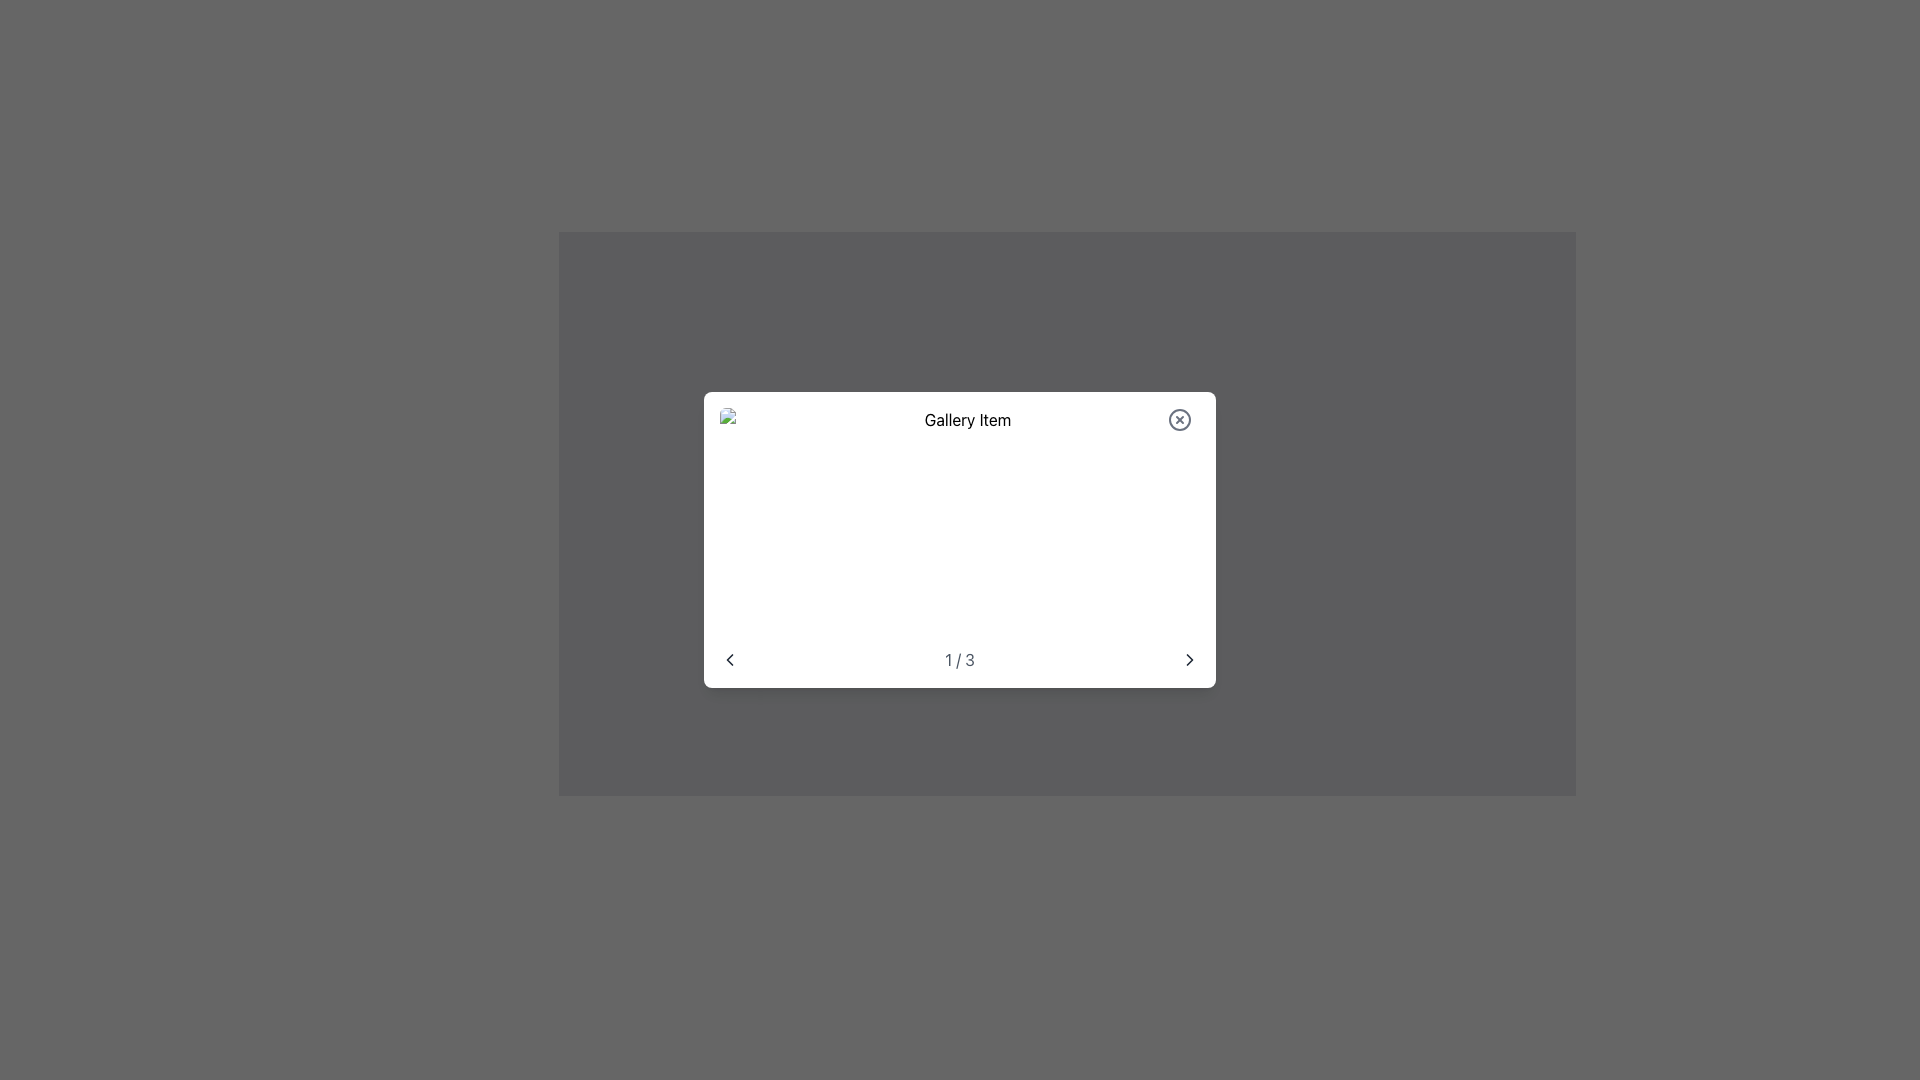 The height and width of the screenshot is (1080, 1920). What do you see at coordinates (728, 659) in the screenshot?
I see `the pagination button located at the bottom left of the pagination controls, which allows users` at bounding box center [728, 659].